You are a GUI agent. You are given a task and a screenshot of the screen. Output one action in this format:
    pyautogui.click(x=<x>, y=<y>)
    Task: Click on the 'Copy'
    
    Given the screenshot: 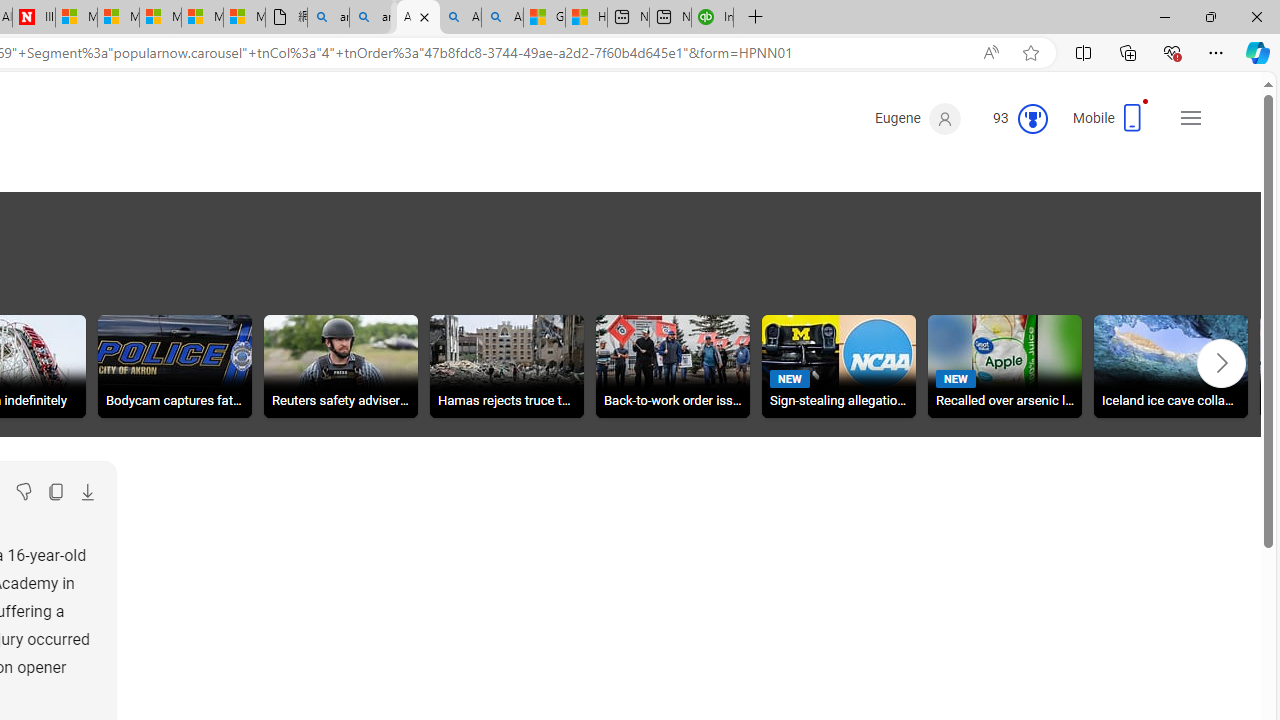 What is the action you would take?
    pyautogui.click(x=55, y=492)
    